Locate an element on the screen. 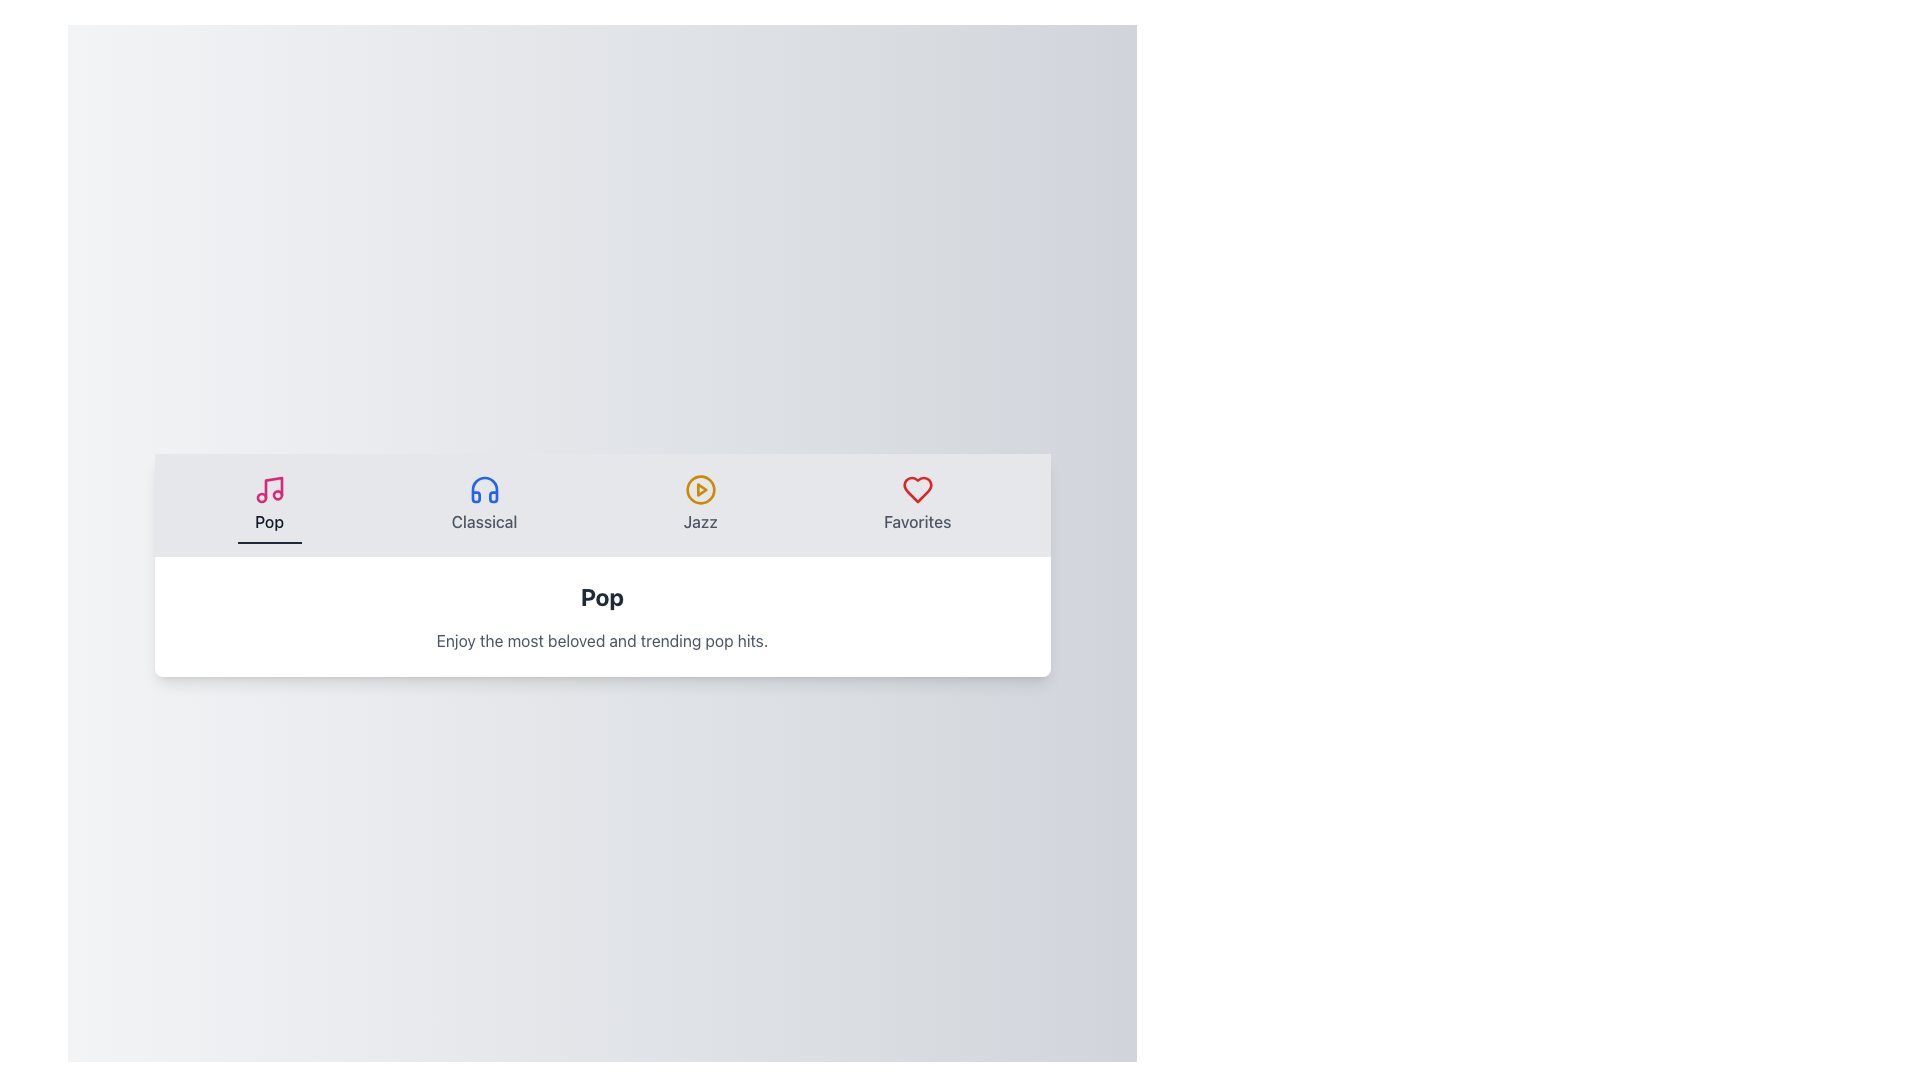 This screenshot has width=1920, height=1080. the 'Jazz' category button in the horizontal menu bar is located at coordinates (700, 503).